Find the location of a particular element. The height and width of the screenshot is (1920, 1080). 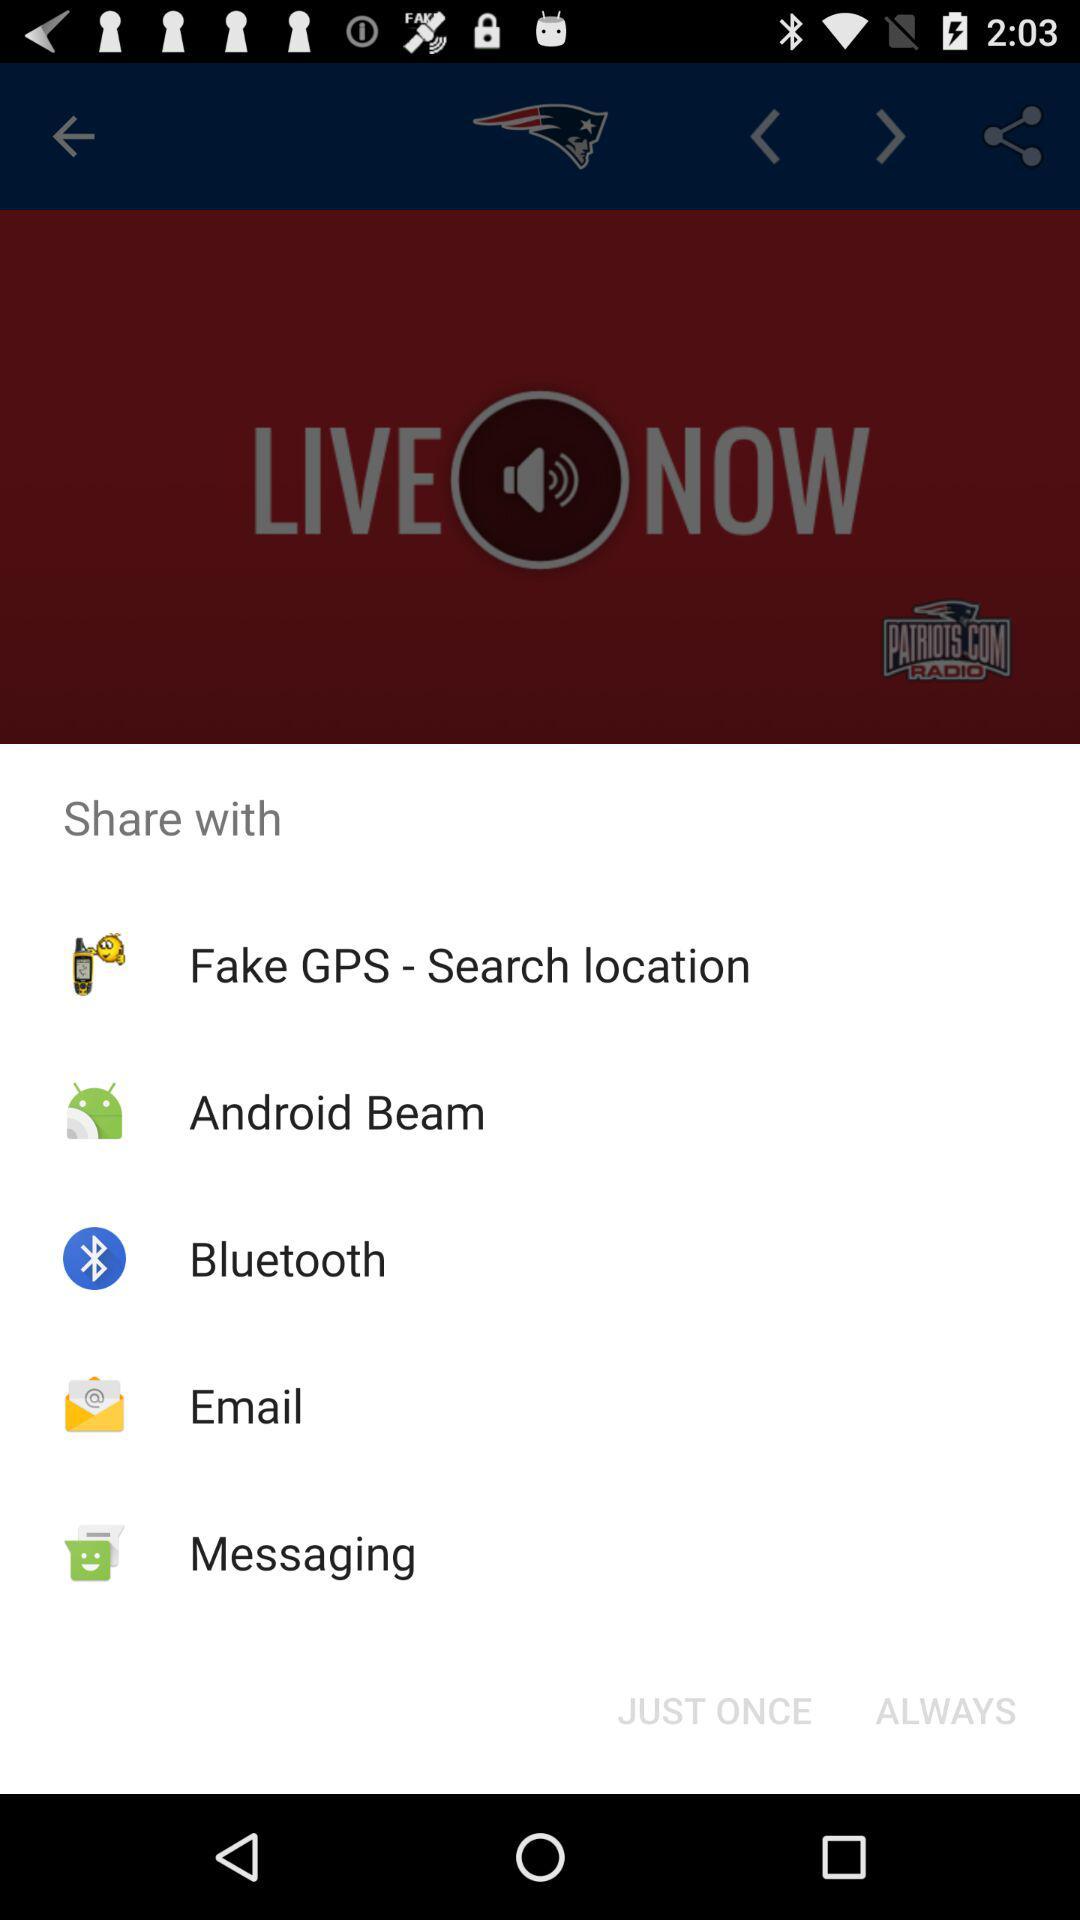

the email app is located at coordinates (245, 1404).